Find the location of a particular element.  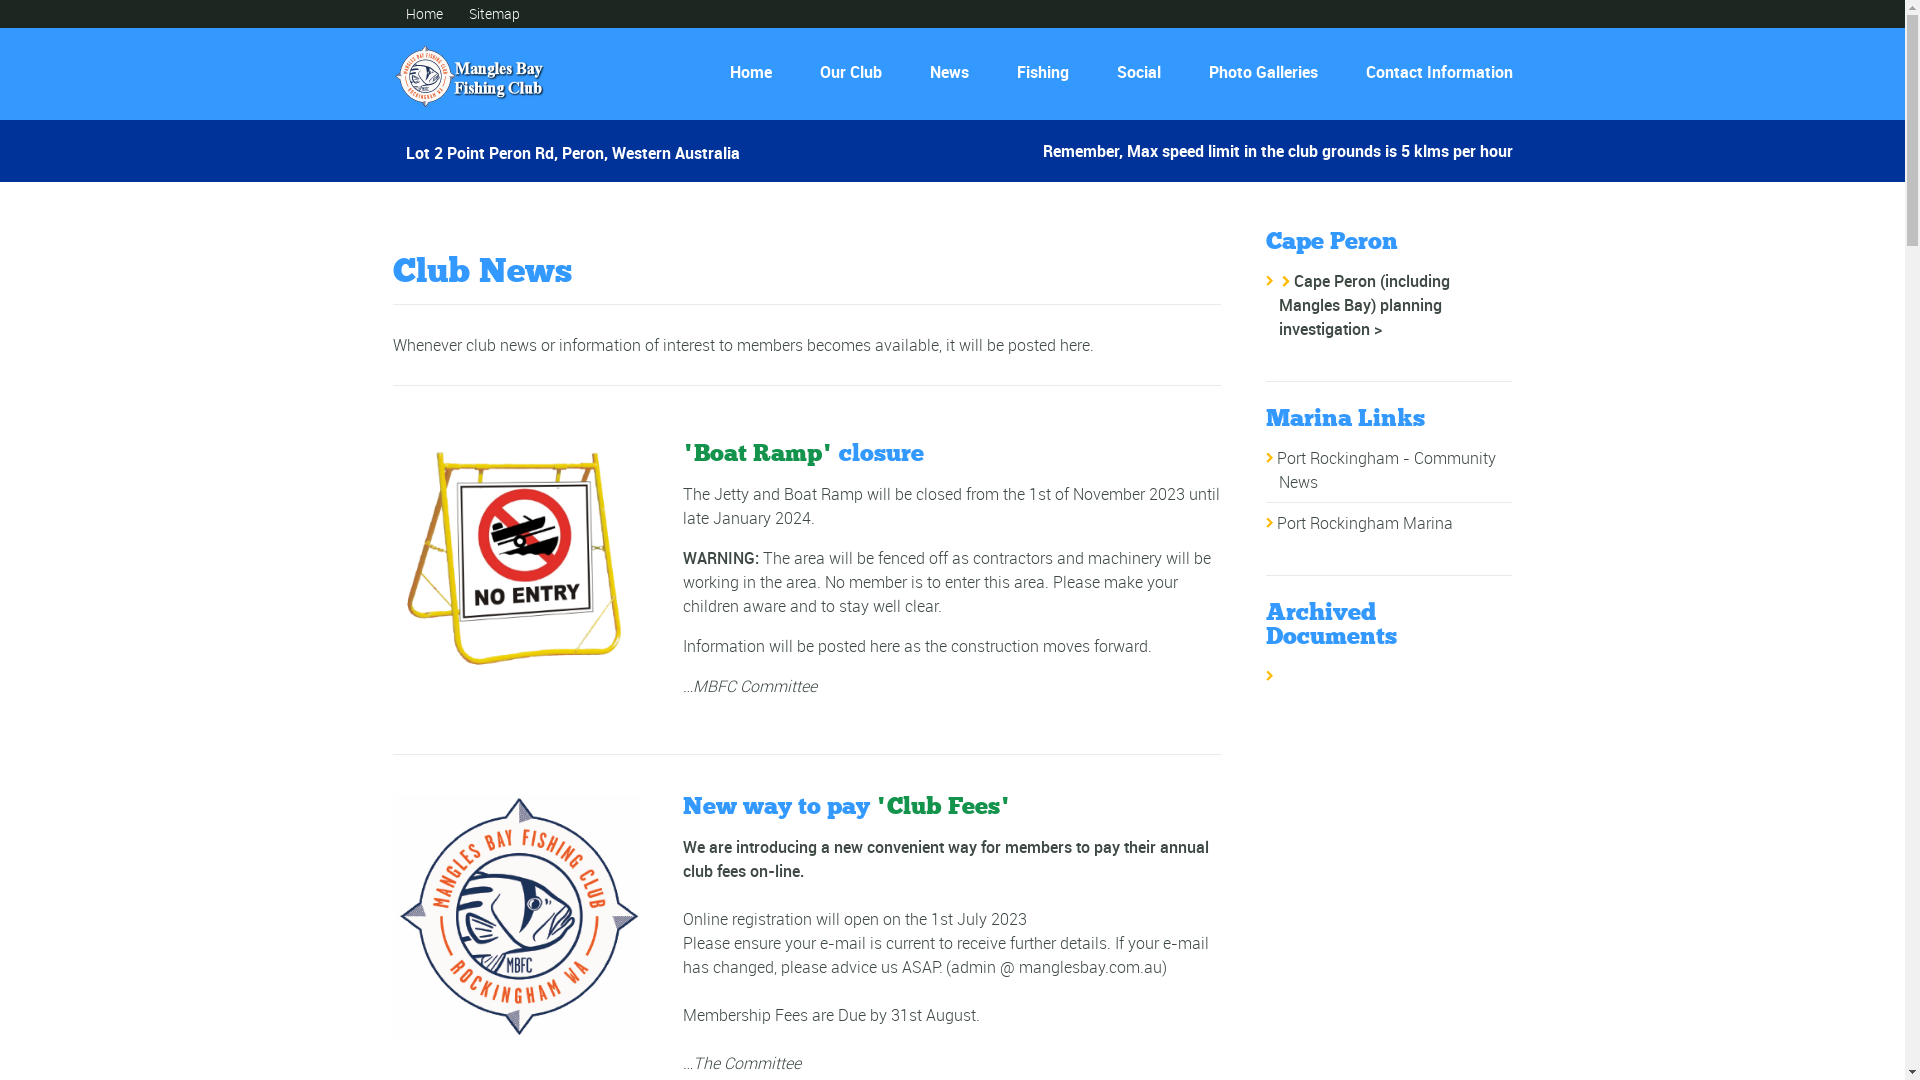

'Photo Galleries' is located at coordinates (1261, 71).